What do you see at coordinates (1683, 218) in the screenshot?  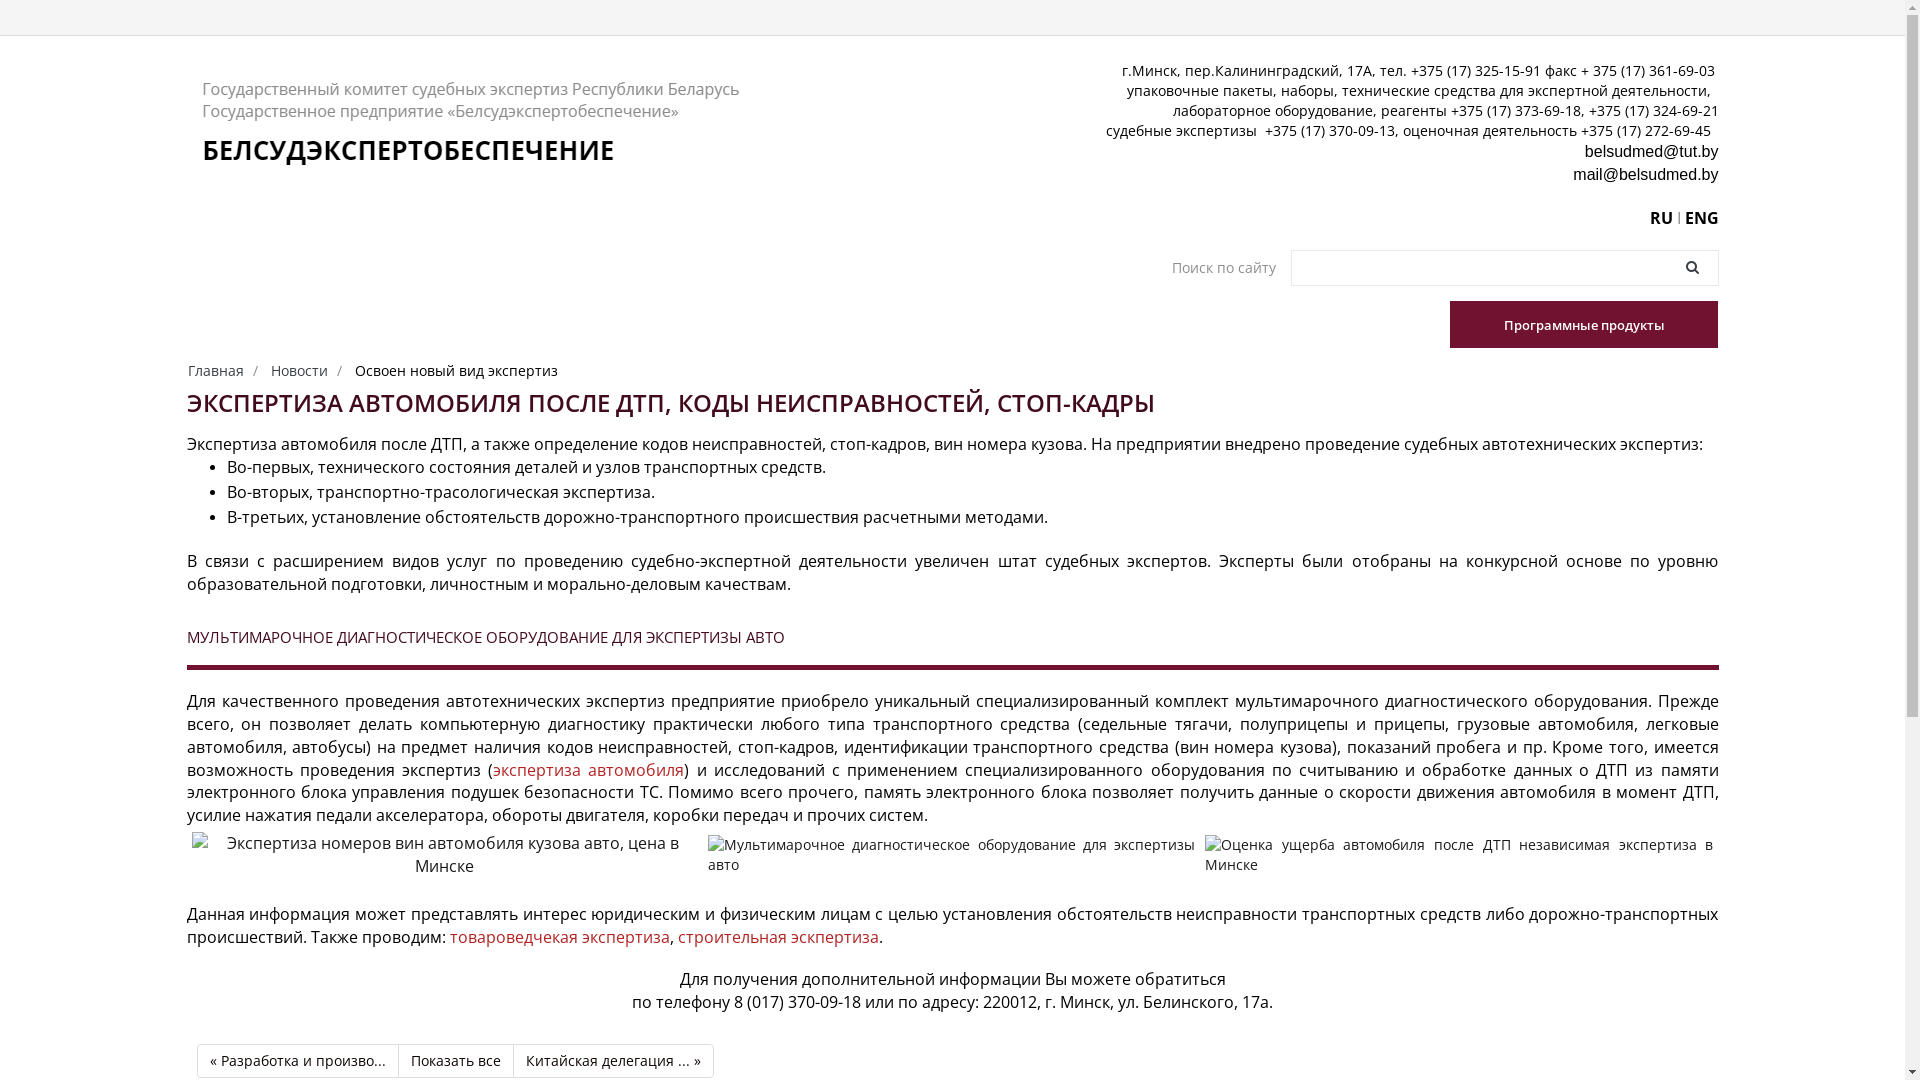 I see `'ENG'` at bounding box center [1683, 218].